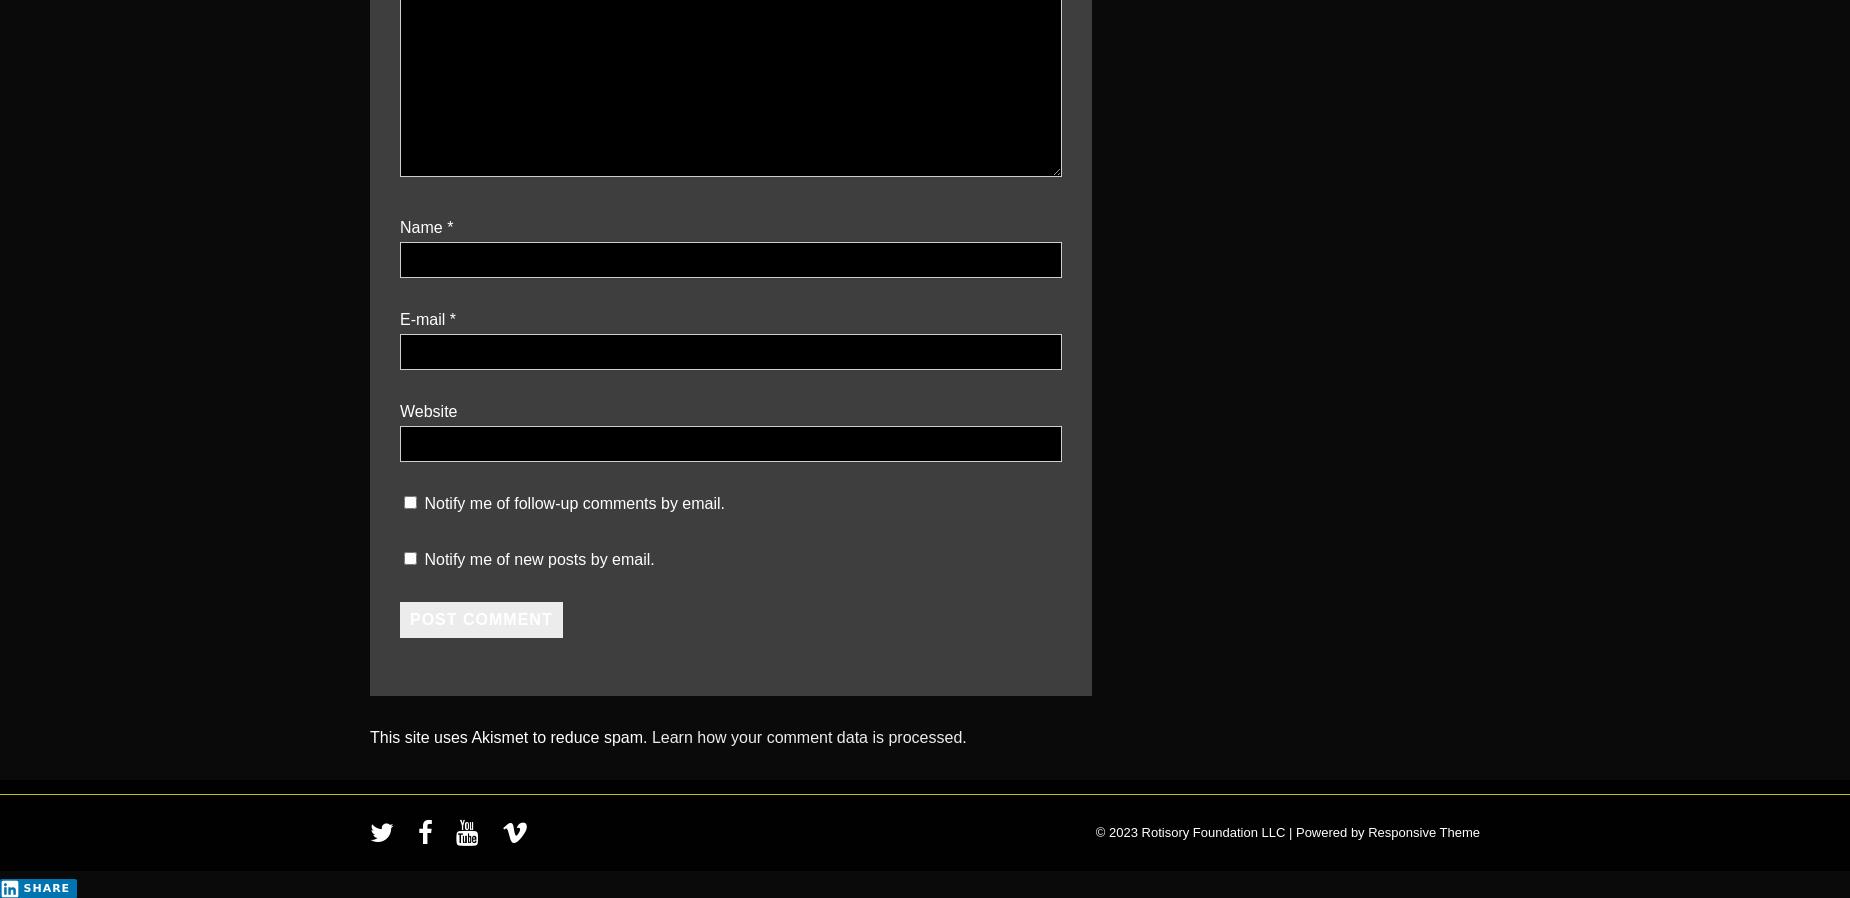  I want to click on 'This site uses Akismet to reduce spam.', so click(510, 736).